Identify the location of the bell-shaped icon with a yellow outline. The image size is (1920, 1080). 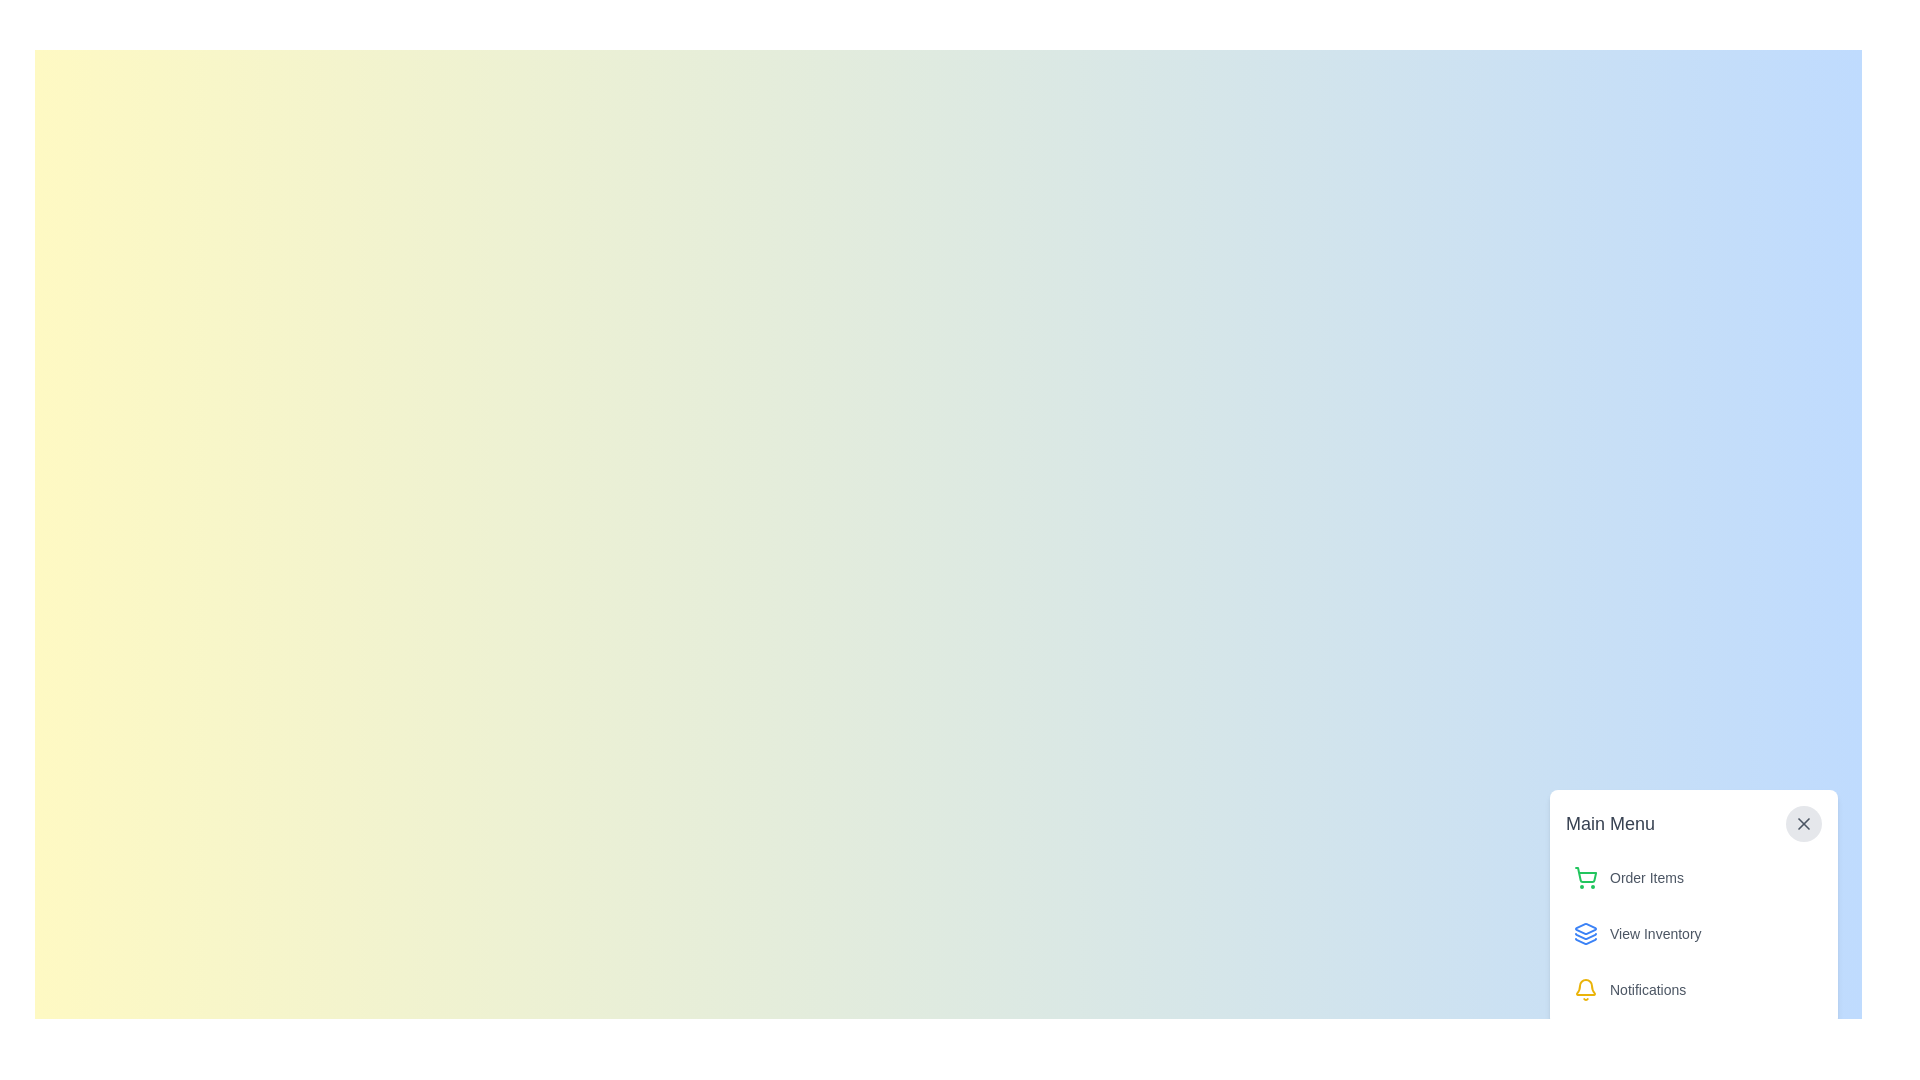
(1584, 990).